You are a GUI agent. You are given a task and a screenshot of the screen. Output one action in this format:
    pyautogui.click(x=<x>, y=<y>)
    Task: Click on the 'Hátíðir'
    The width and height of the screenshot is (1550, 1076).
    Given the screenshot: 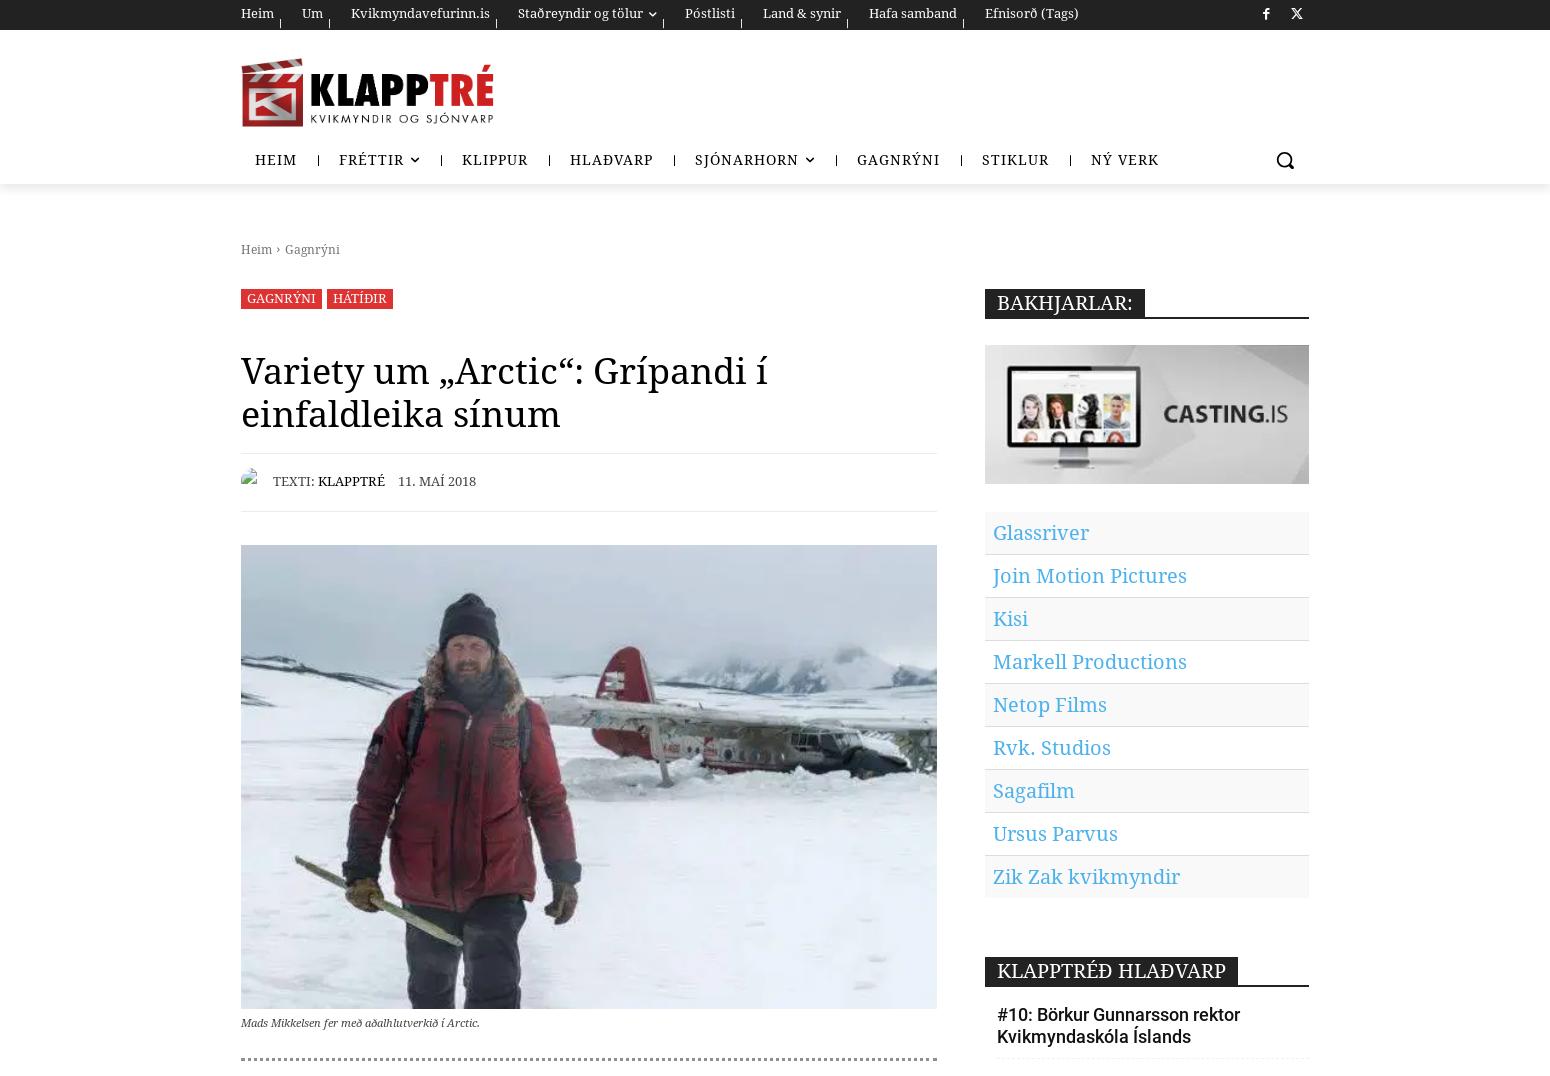 What is the action you would take?
    pyautogui.click(x=359, y=297)
    